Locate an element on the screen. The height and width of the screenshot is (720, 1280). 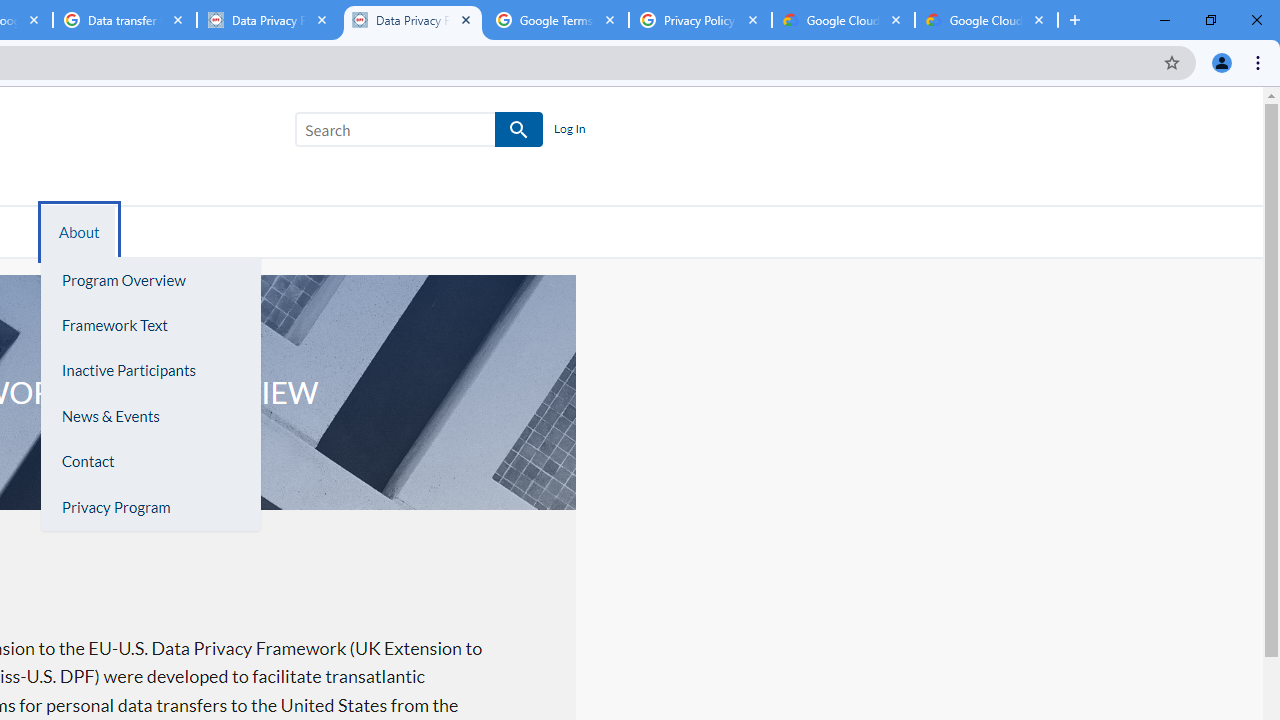
'Google Cloud Privacy Notice' is located at coordinates (986, 20).